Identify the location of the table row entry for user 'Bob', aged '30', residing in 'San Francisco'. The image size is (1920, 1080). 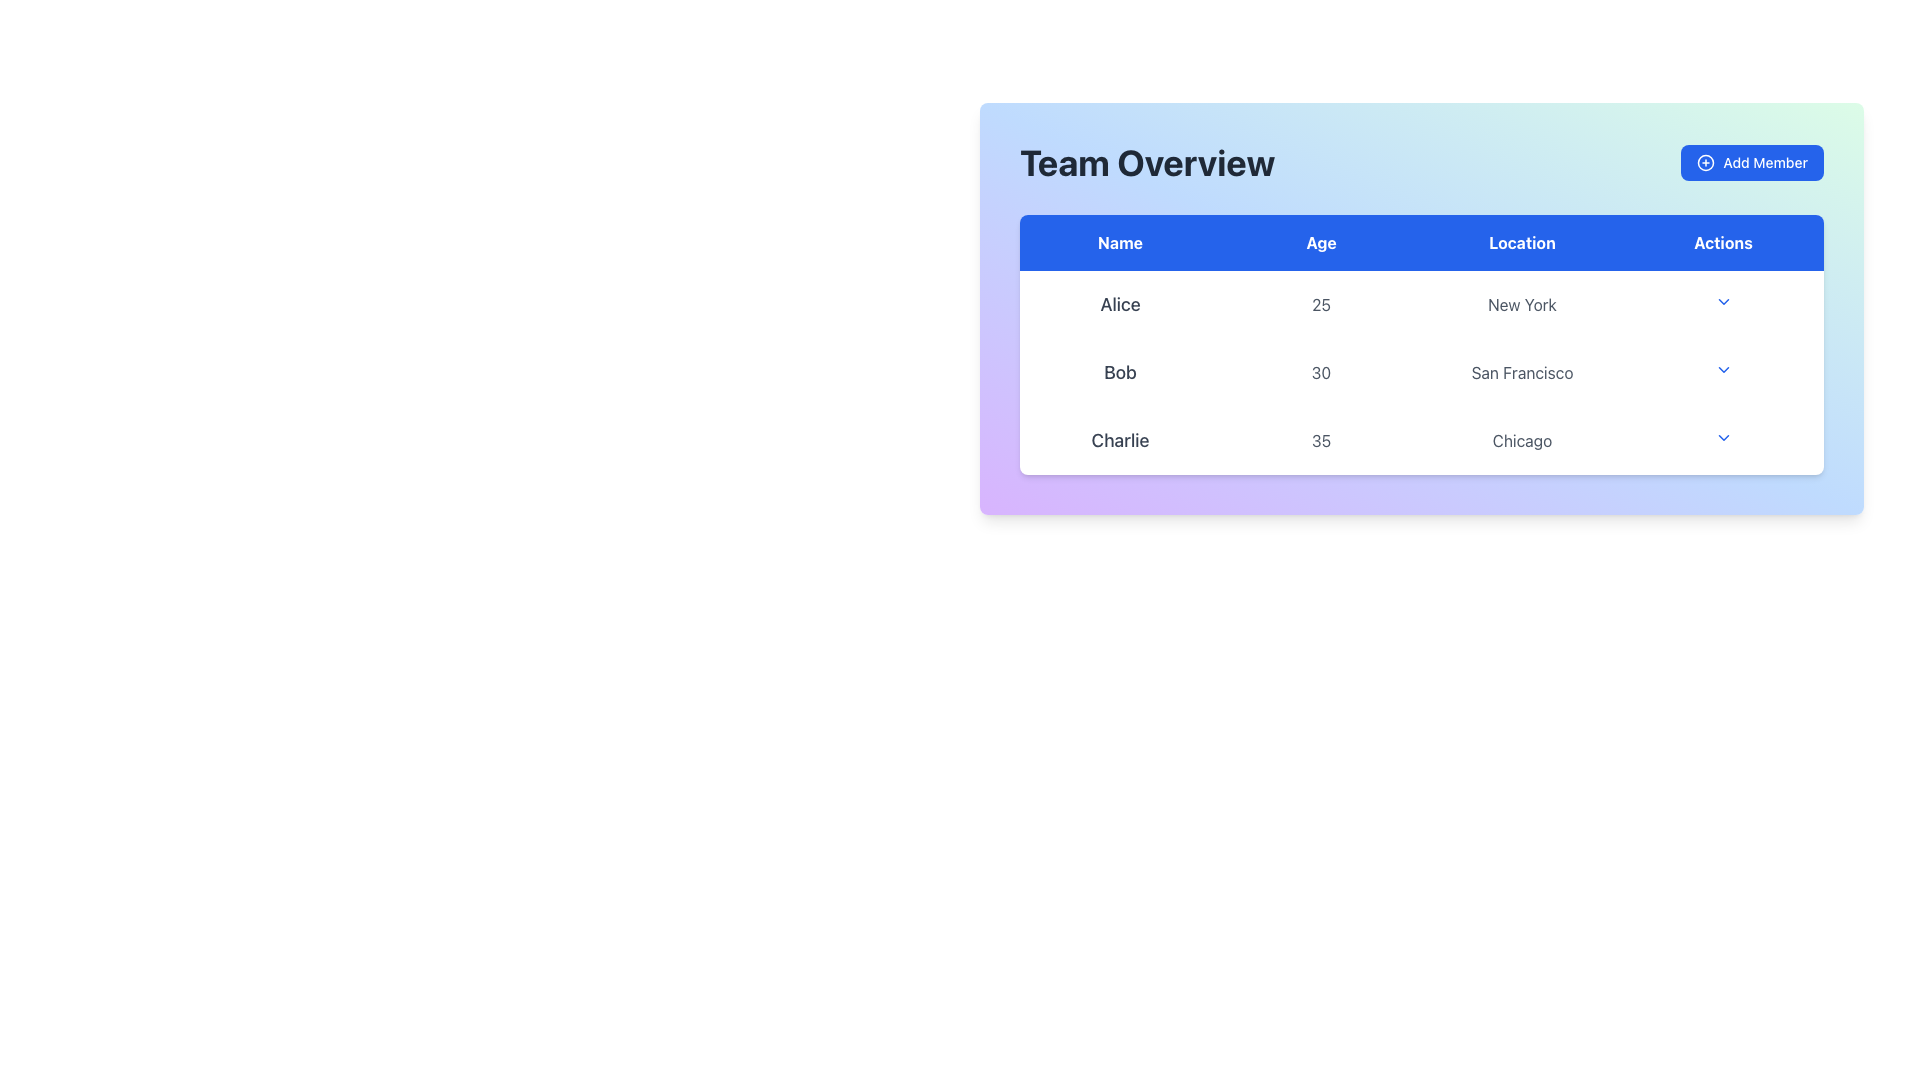
(1420, 373).